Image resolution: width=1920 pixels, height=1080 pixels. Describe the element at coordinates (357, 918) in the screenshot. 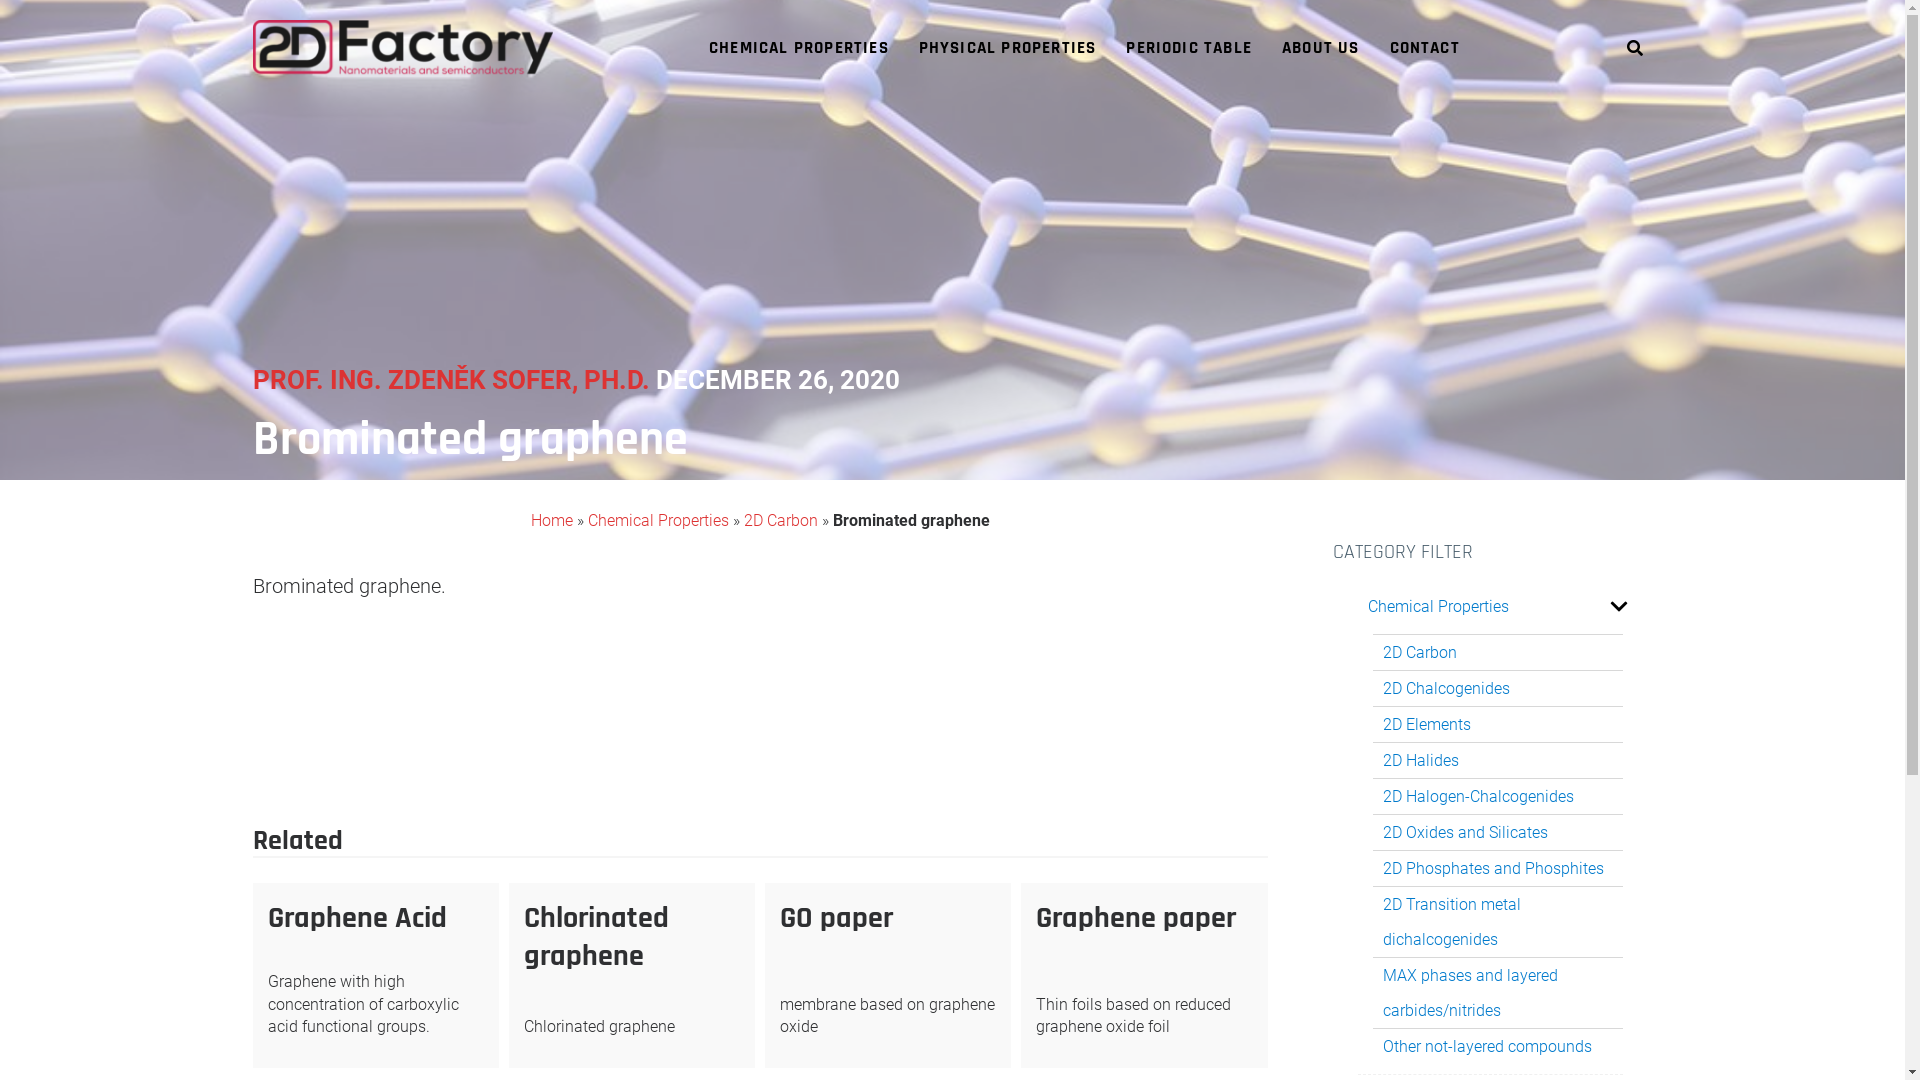

I see `'Graphene Acid'` at that location.